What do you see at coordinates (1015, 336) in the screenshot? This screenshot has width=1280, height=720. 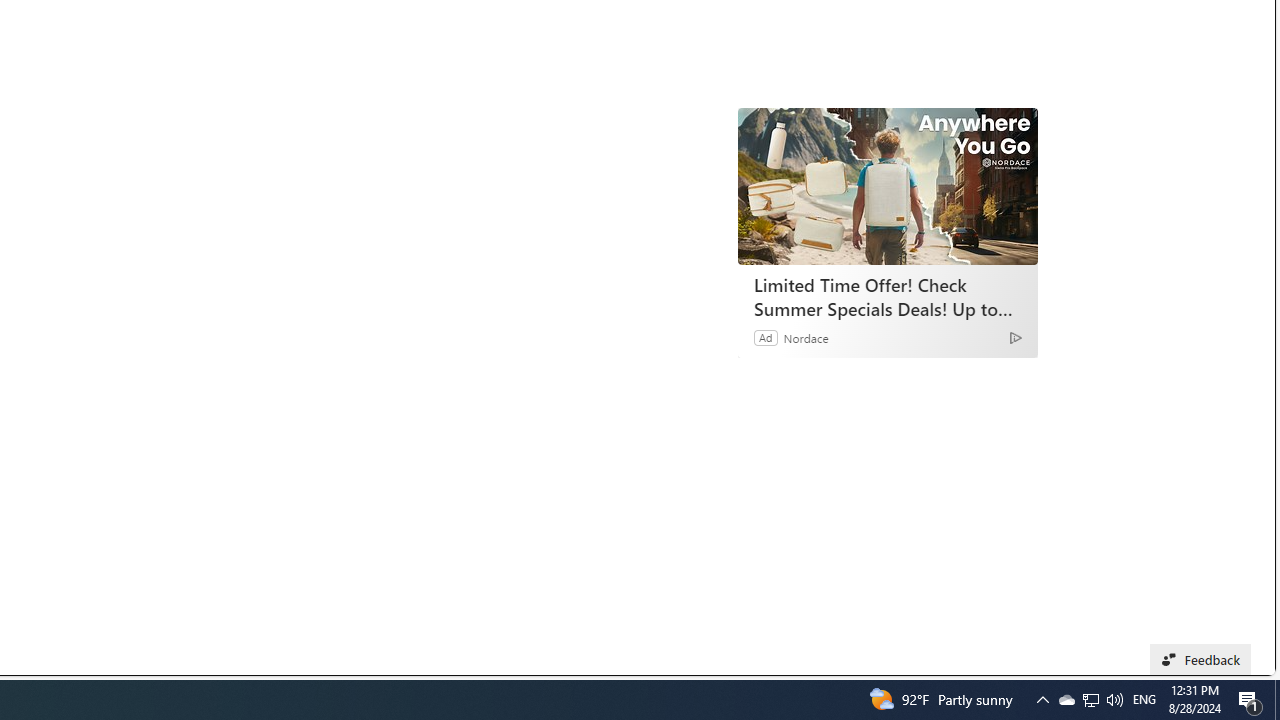 I see `'Ad Choice'` at bounding box center [1015, 336].